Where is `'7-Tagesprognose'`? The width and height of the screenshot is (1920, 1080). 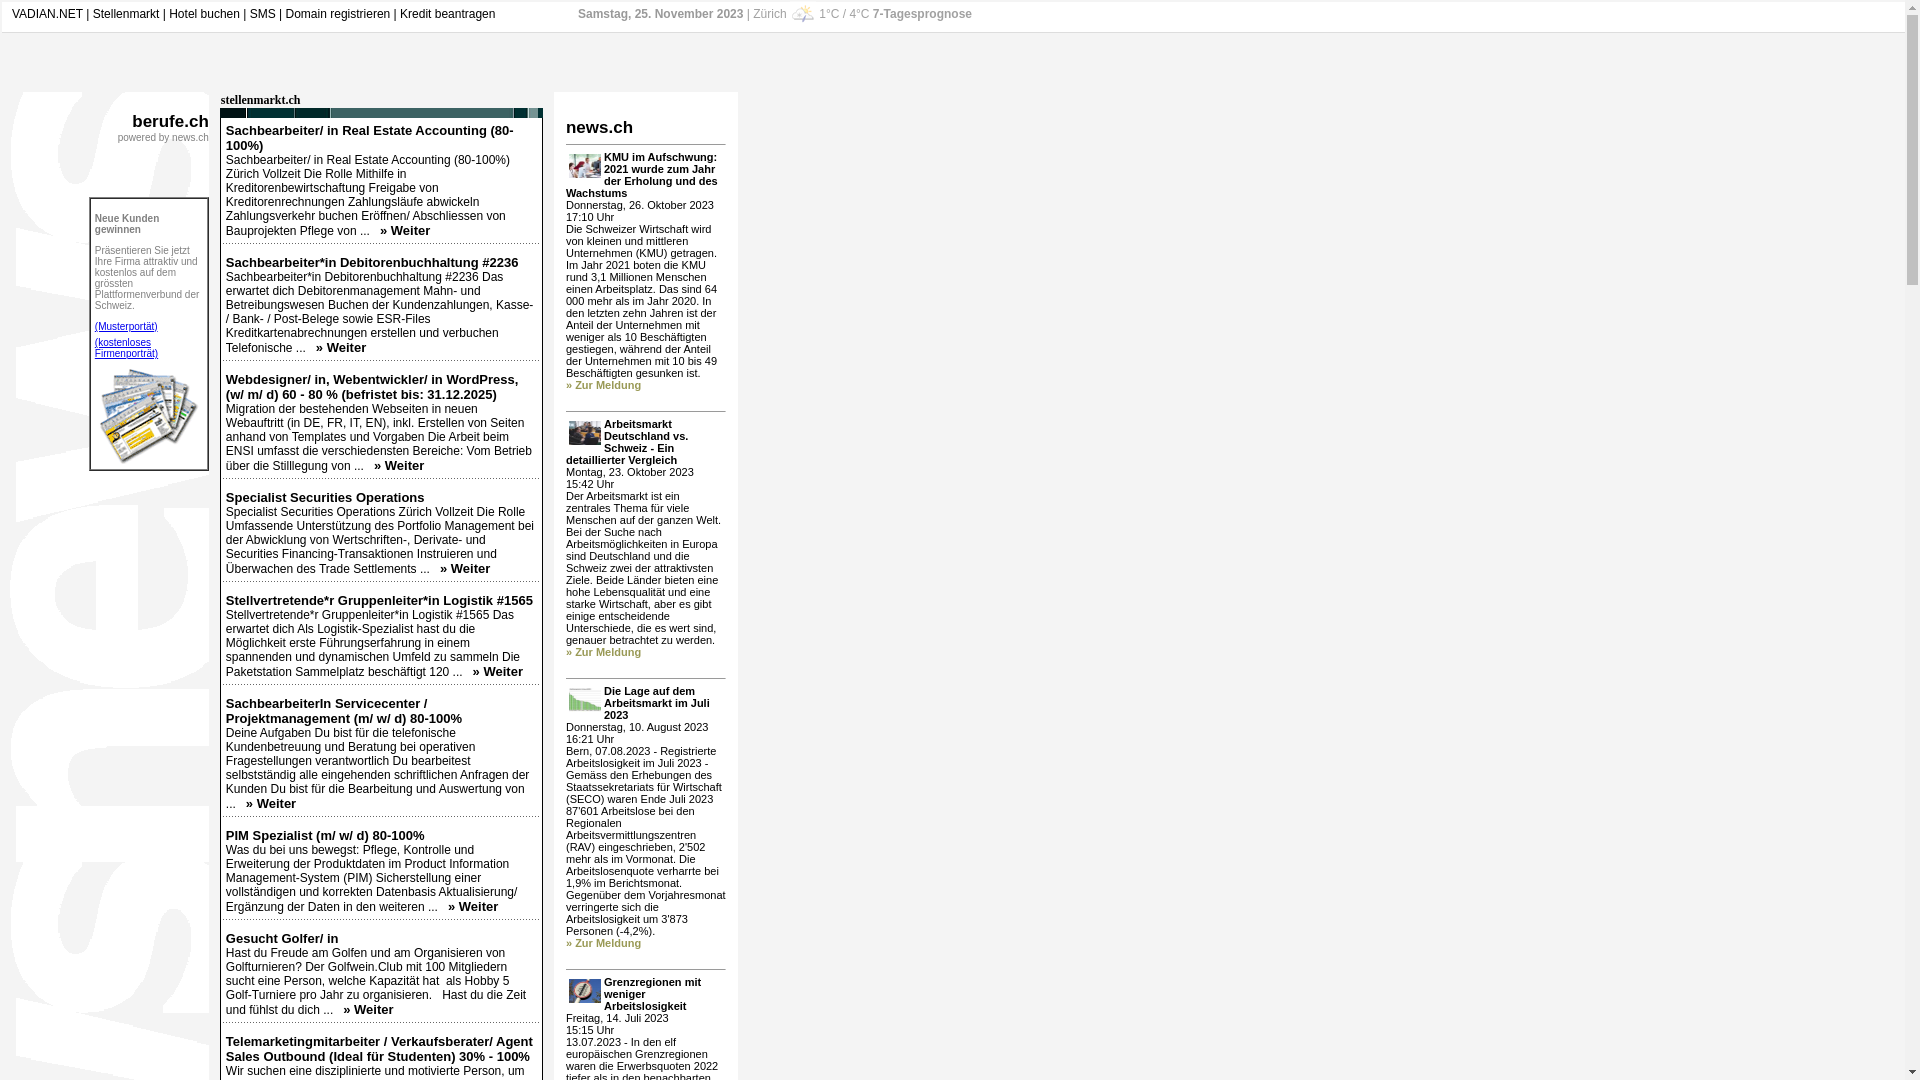 '7-Tagesprognose' is located at coordinates (921, 14).